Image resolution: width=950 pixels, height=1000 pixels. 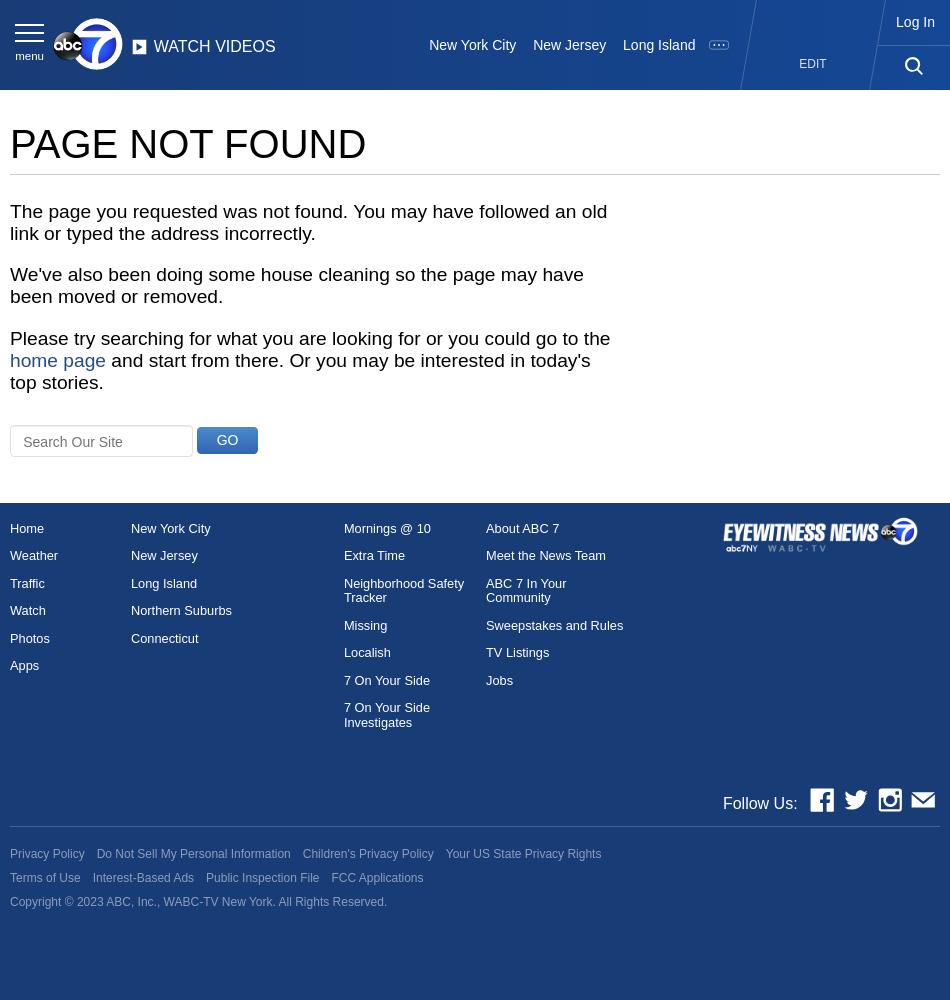 I want to click on 'EDIT', so click(x=811, y=62).